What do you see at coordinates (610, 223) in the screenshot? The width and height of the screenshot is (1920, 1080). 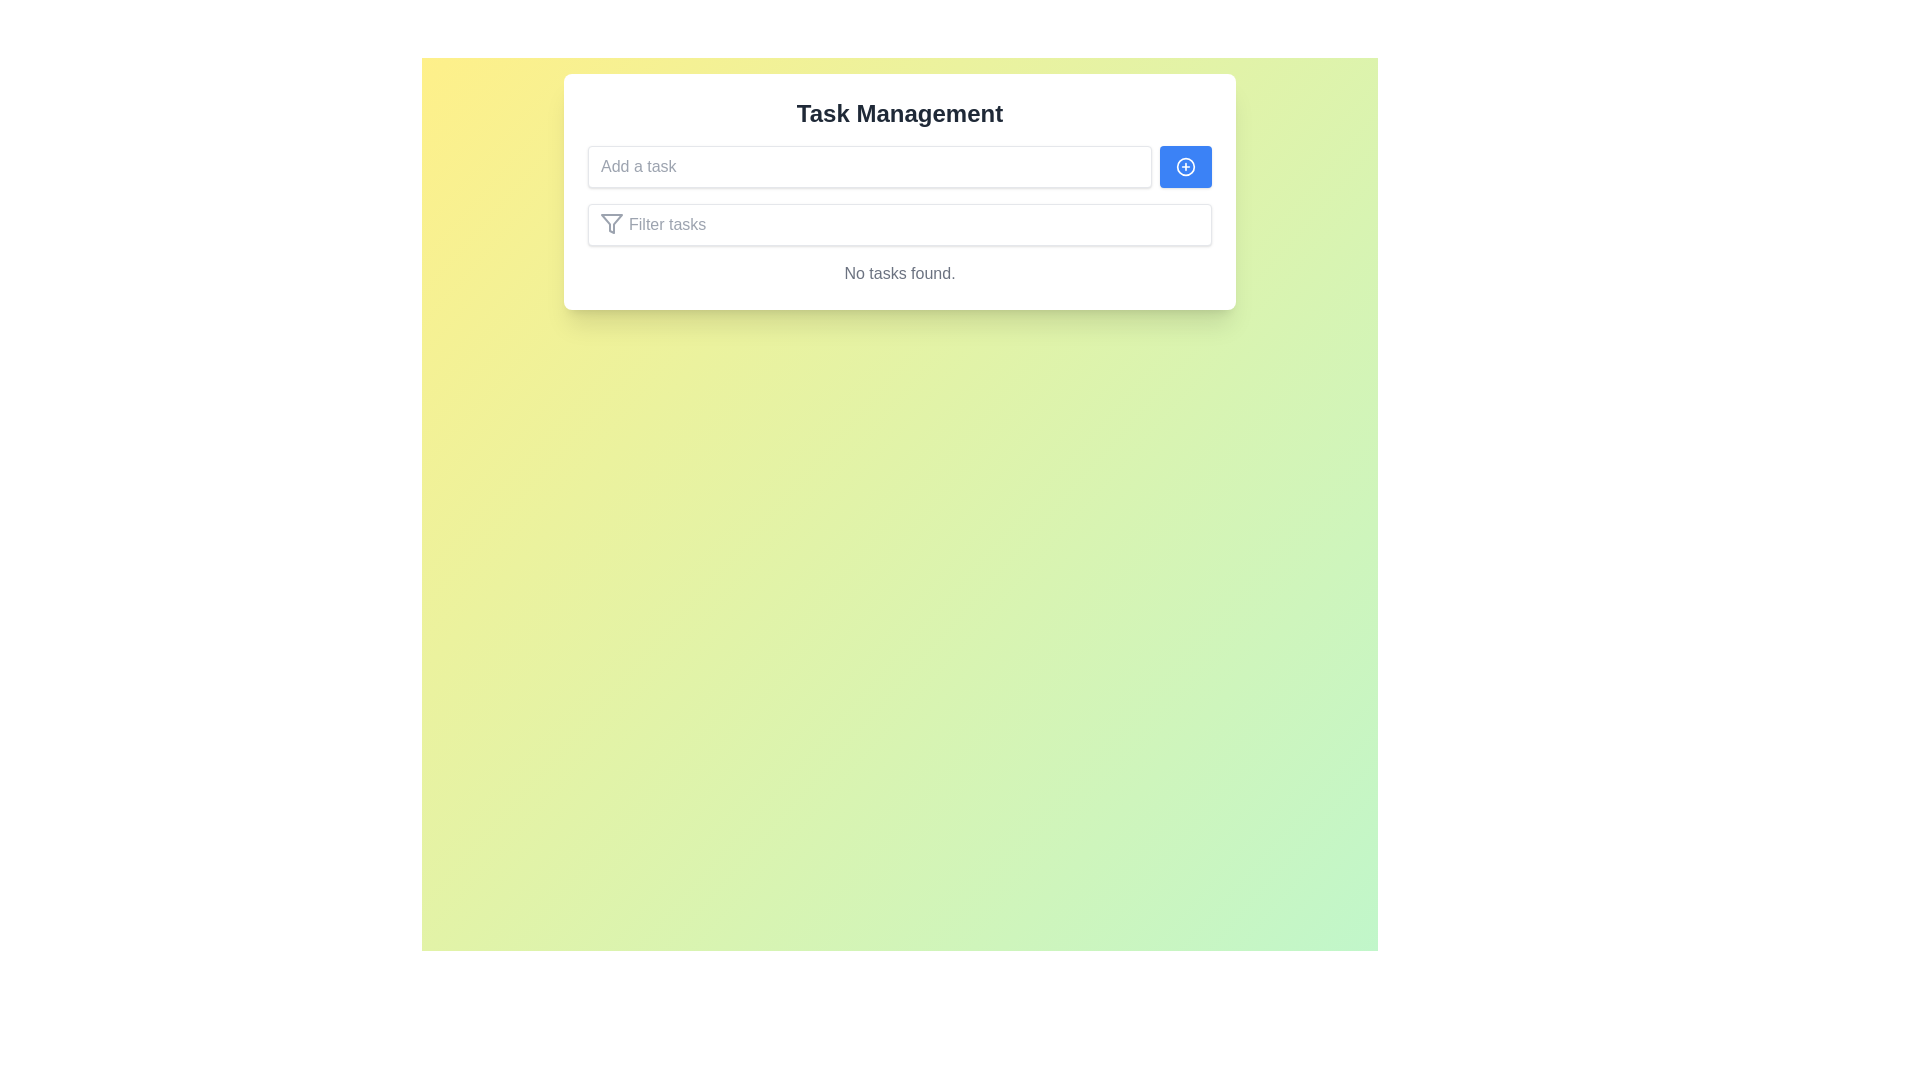 I see `the triangular-shaped funnel icon located in the 'Filter tasks' button area, positioned near the left side of the button` at bounding box center [610, 223].